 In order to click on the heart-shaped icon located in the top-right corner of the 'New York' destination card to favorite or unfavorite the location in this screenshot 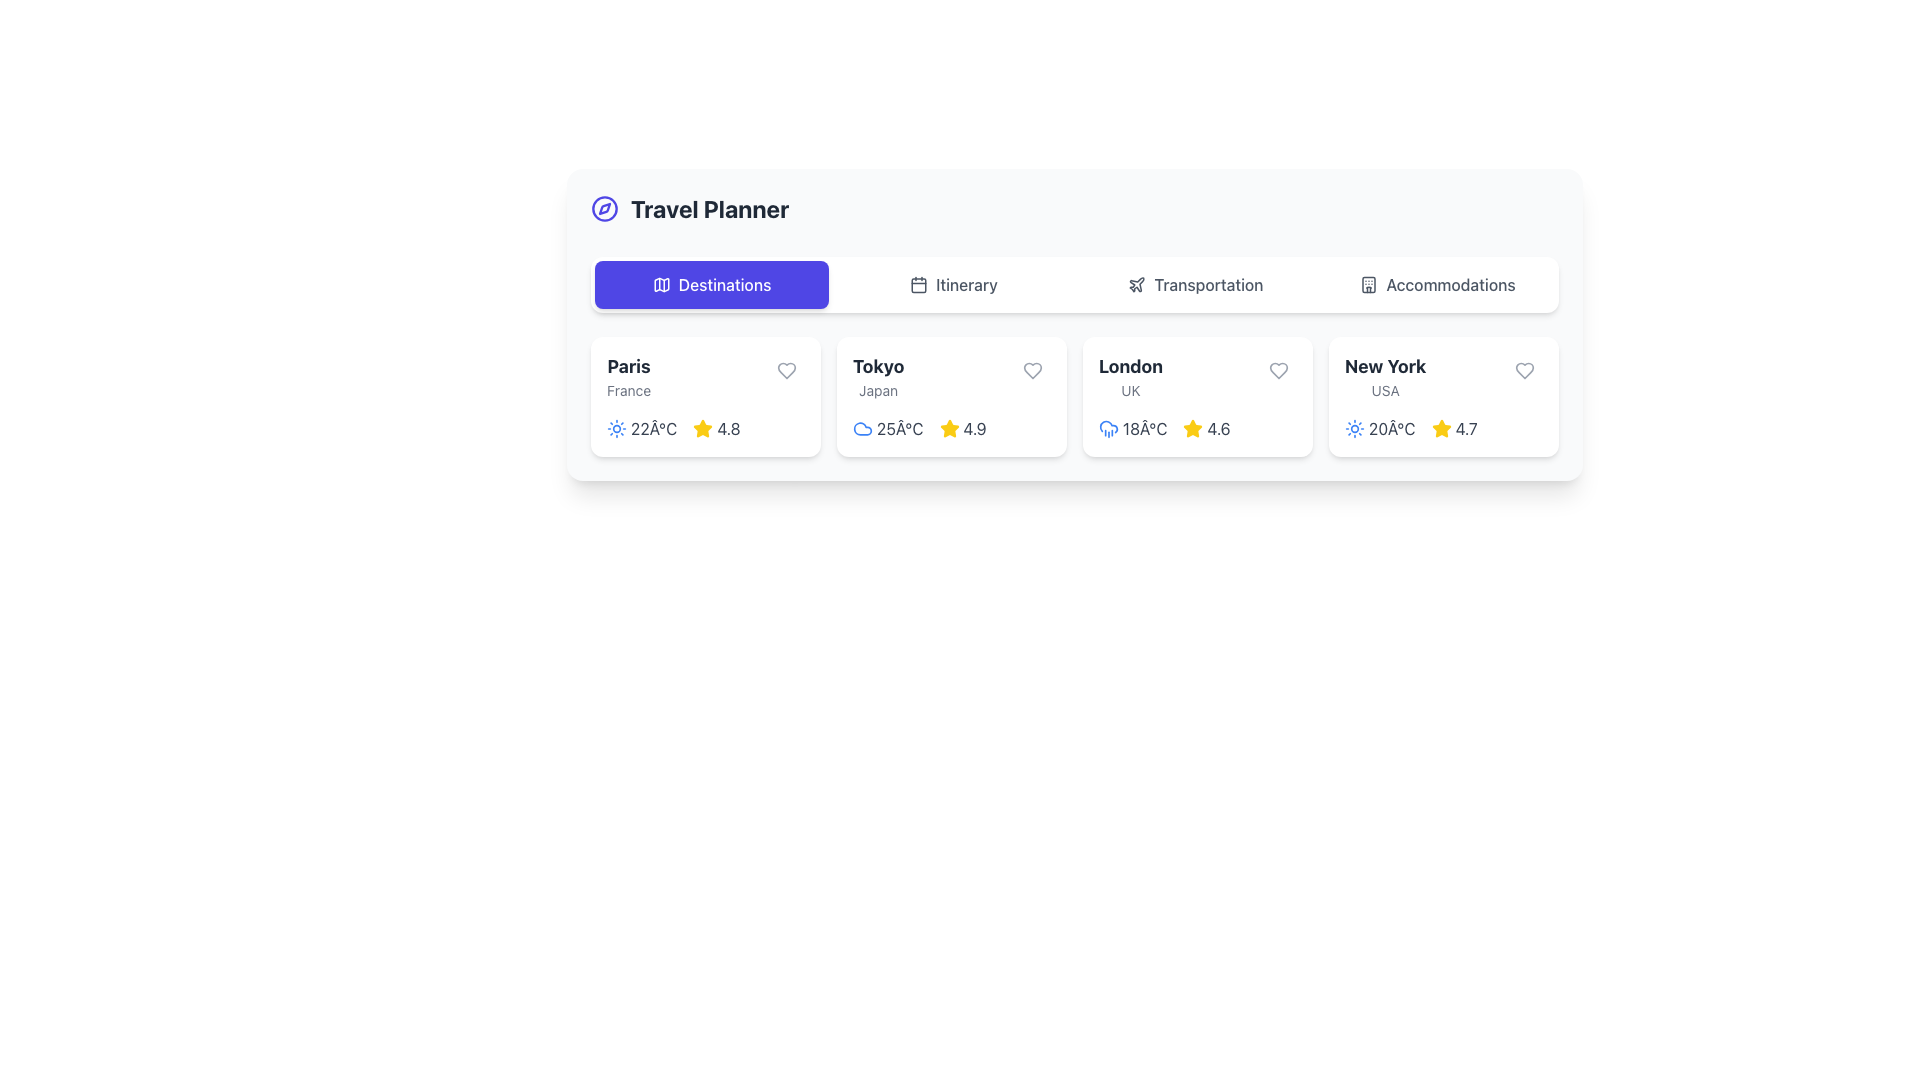, I will do `click(1524, 370)`.